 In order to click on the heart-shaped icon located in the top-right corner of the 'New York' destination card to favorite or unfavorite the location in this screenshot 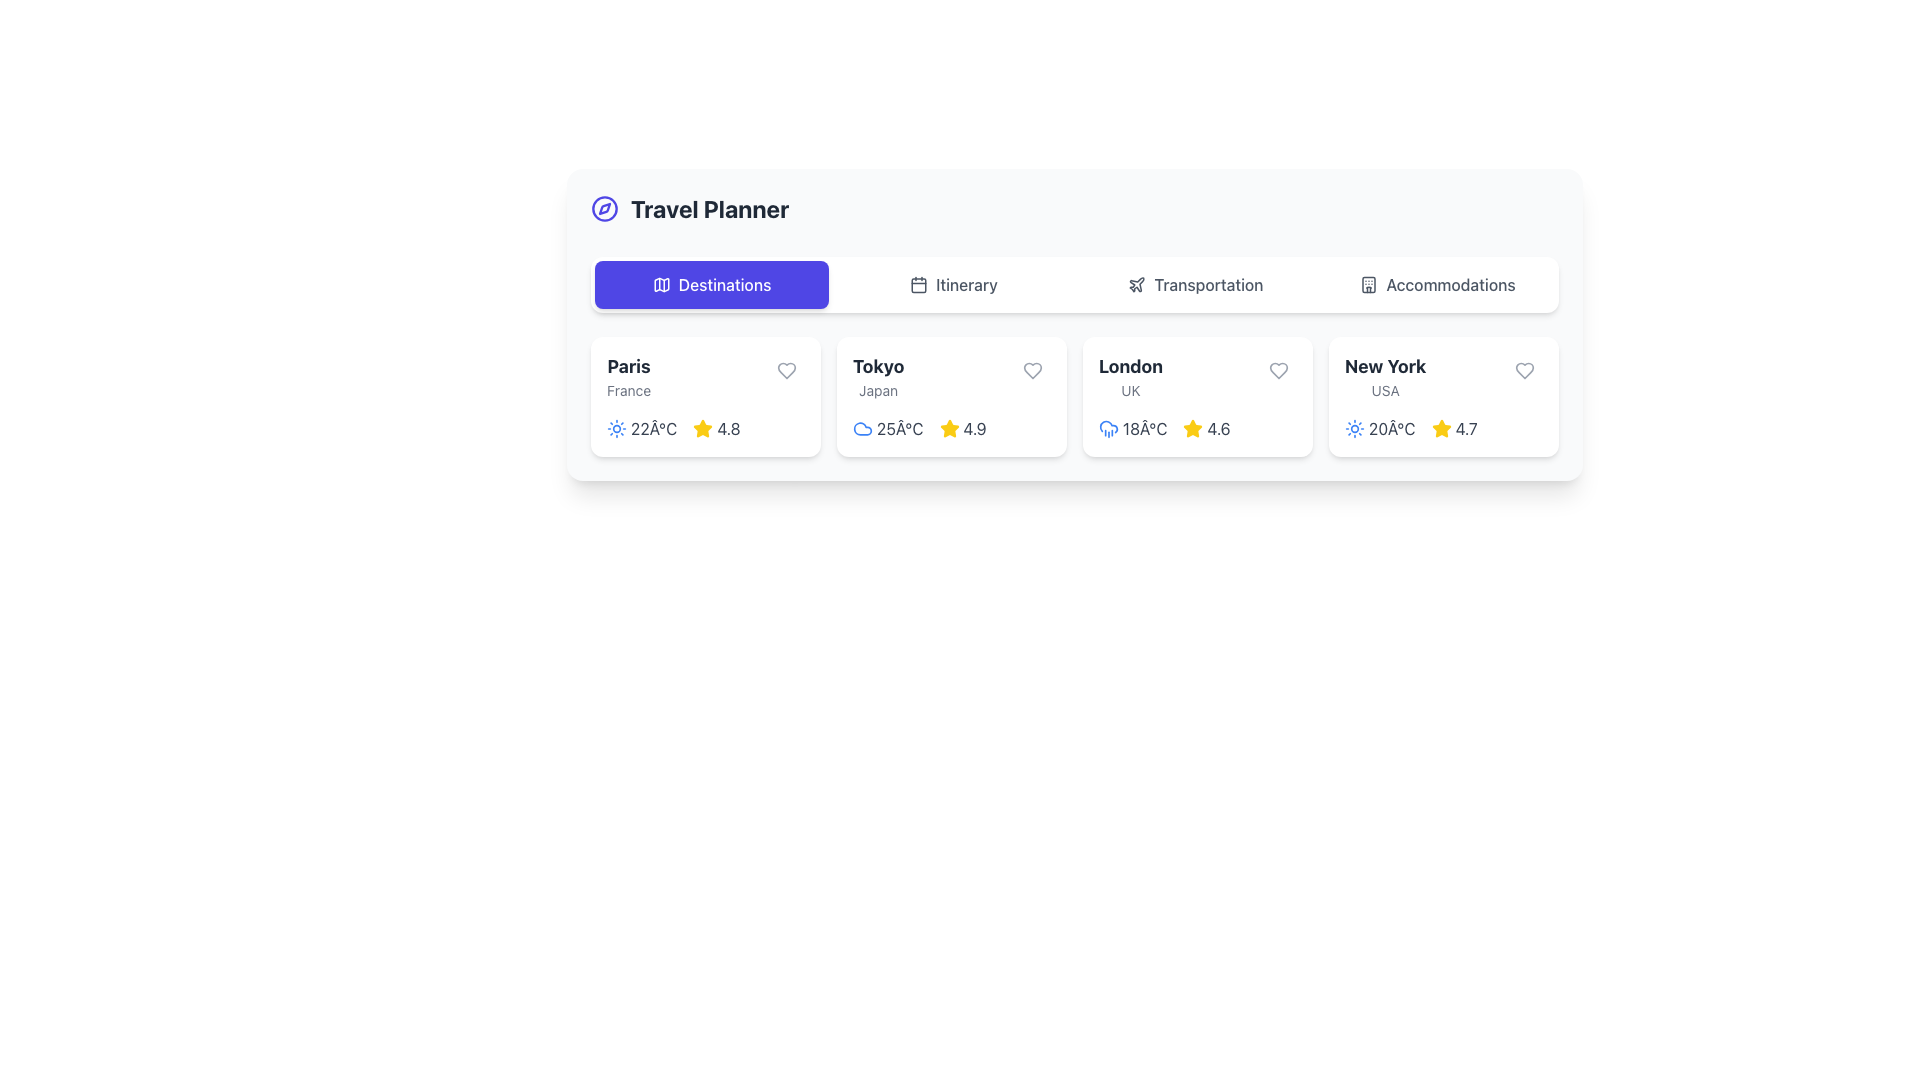, I will do `click(1524, 370)`.